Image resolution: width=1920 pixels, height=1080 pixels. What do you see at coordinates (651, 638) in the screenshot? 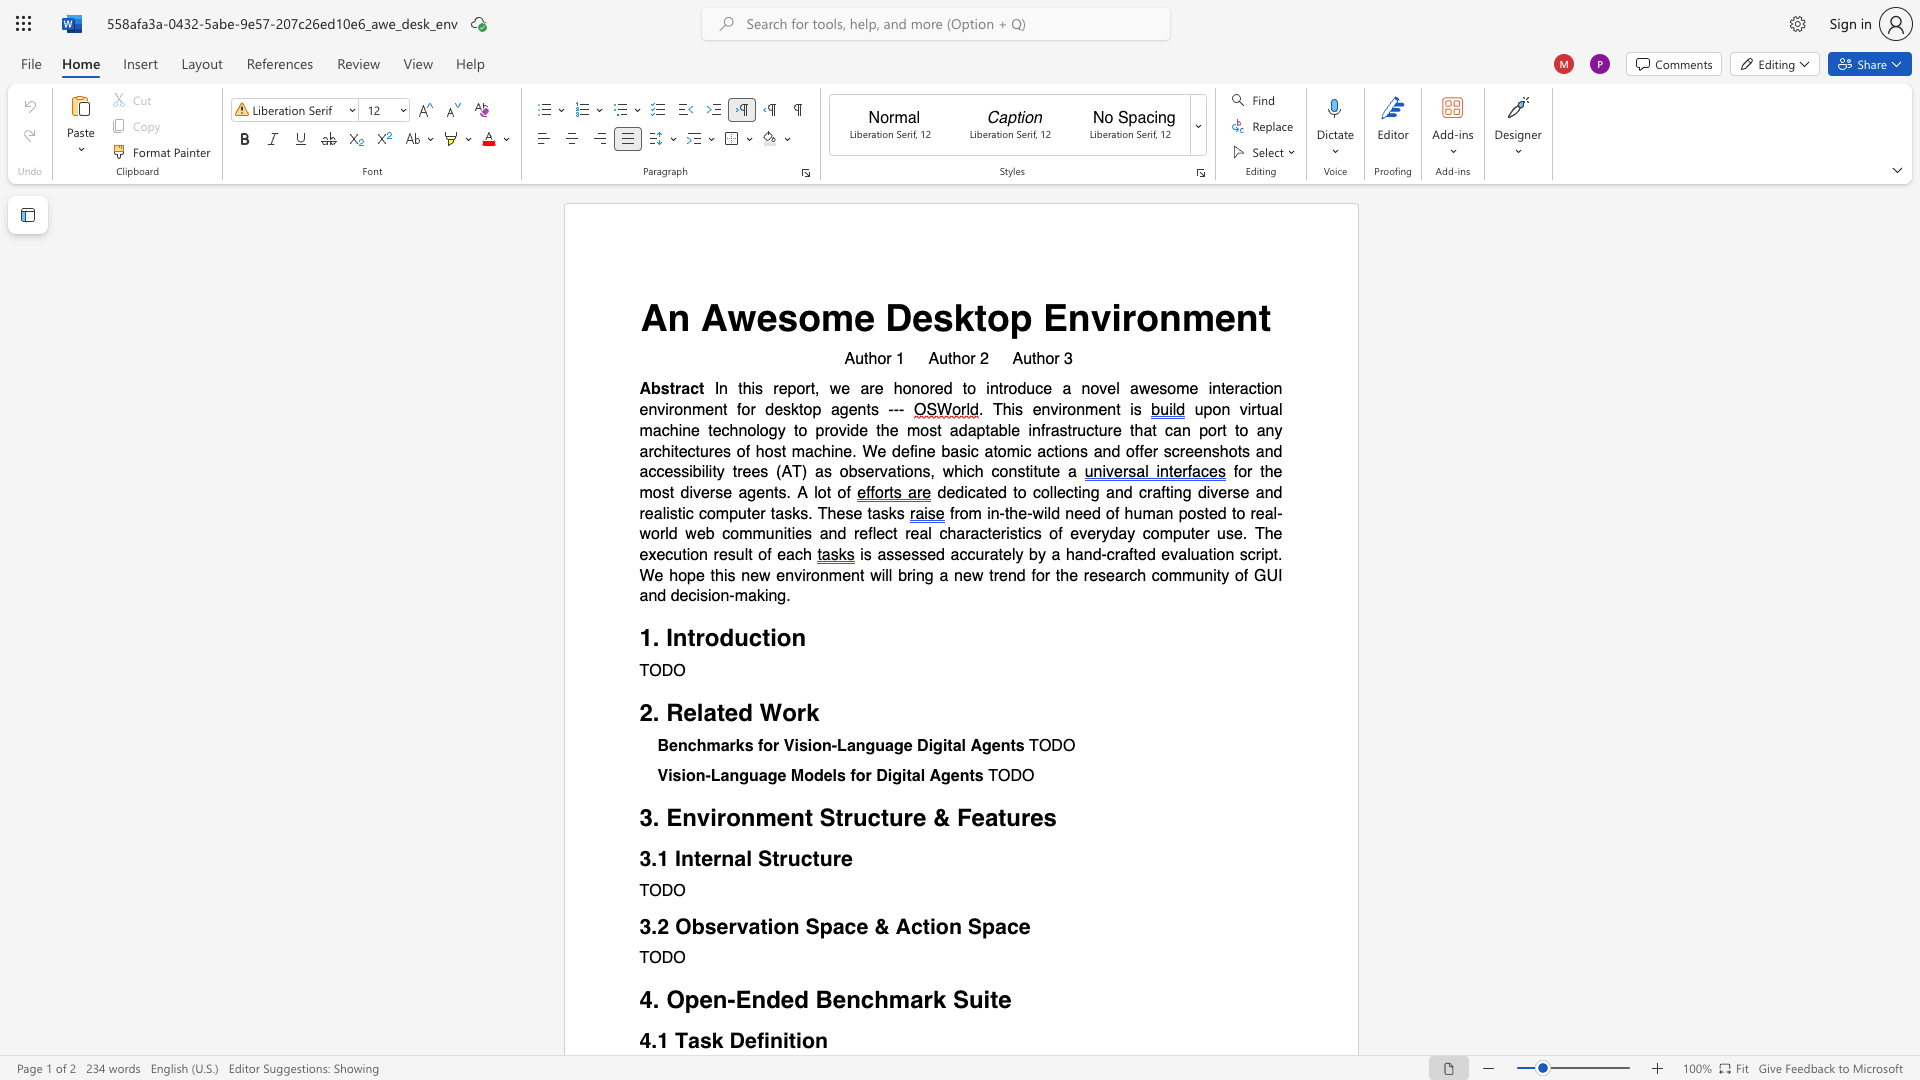
I see `the space between the continuous character "1" and "." in the text` at bounding box center [651, 638].